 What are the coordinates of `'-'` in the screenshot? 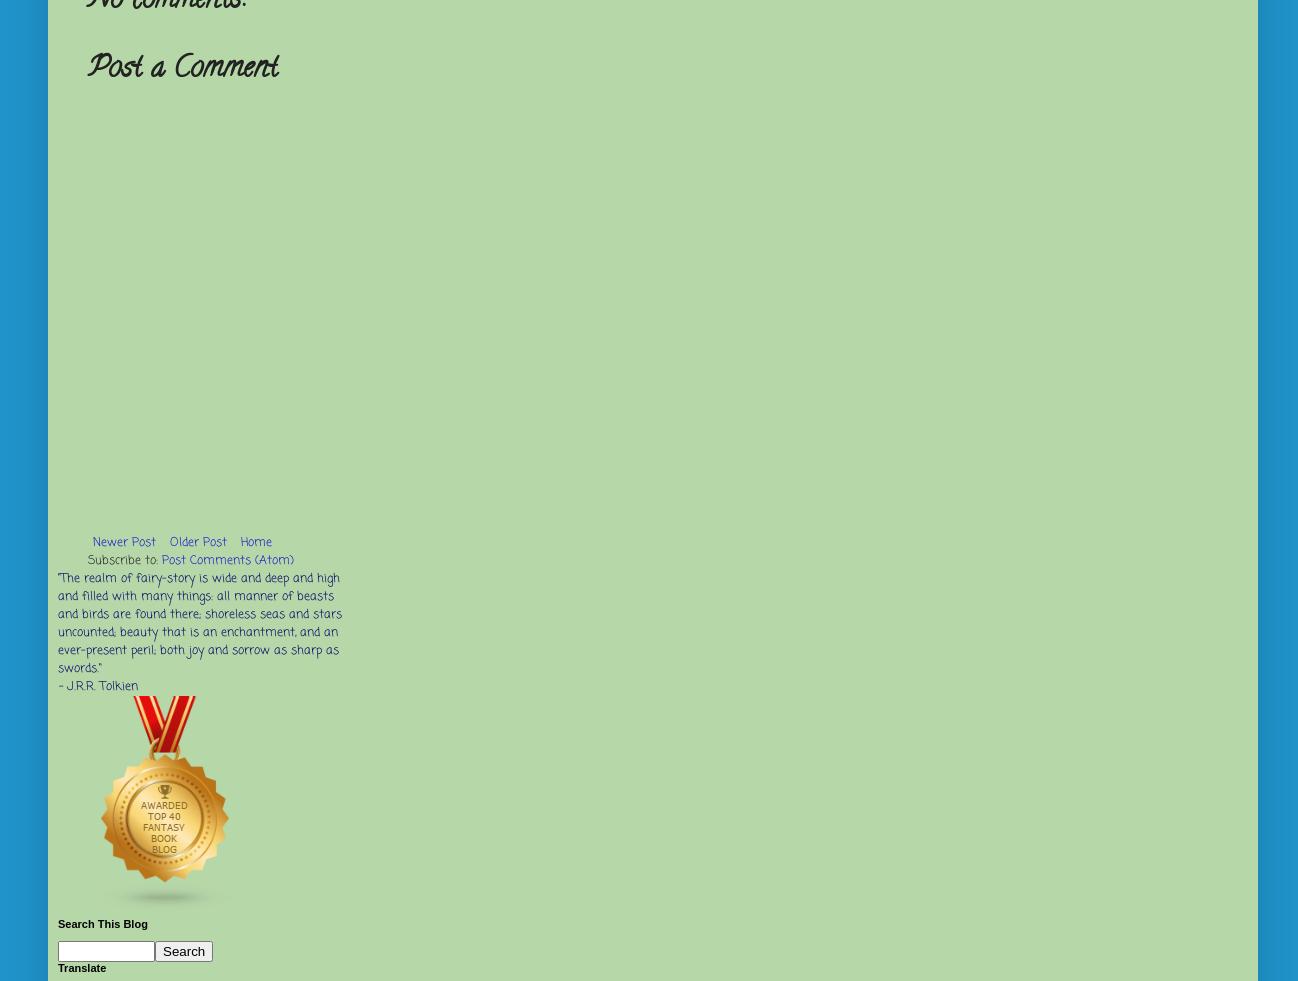 It's located at (61, 686).